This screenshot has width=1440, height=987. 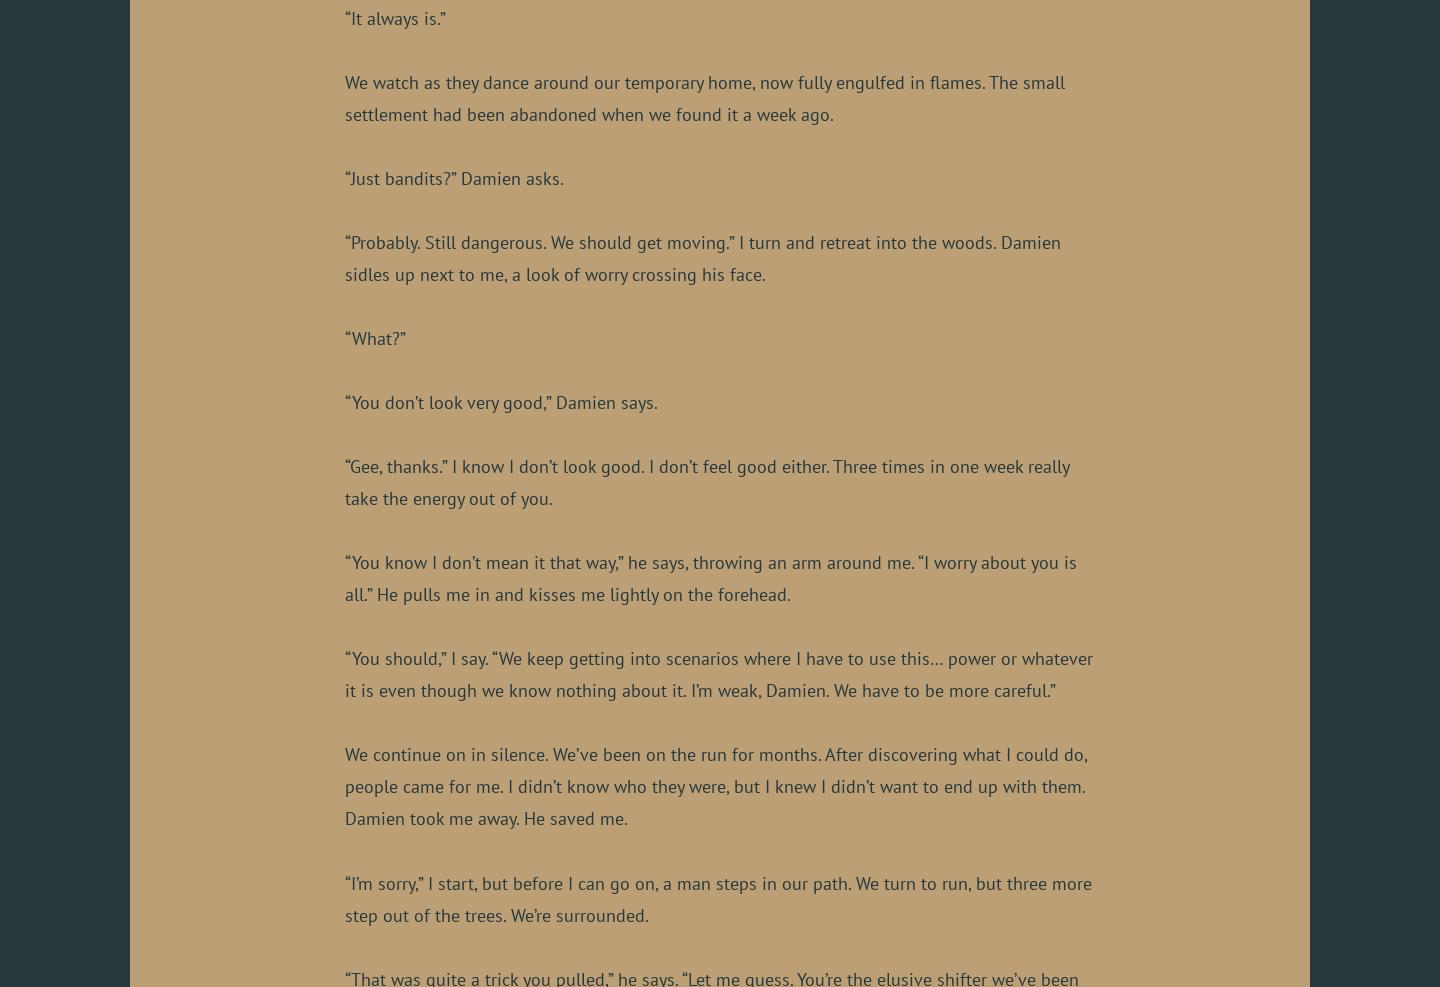 I want to click on '“I’m sorry,” I start, but before I can go on, a man steps in our path. We turn to run, but three more step out of the trees. We’re surrounded.', so click(x=718, y=897).